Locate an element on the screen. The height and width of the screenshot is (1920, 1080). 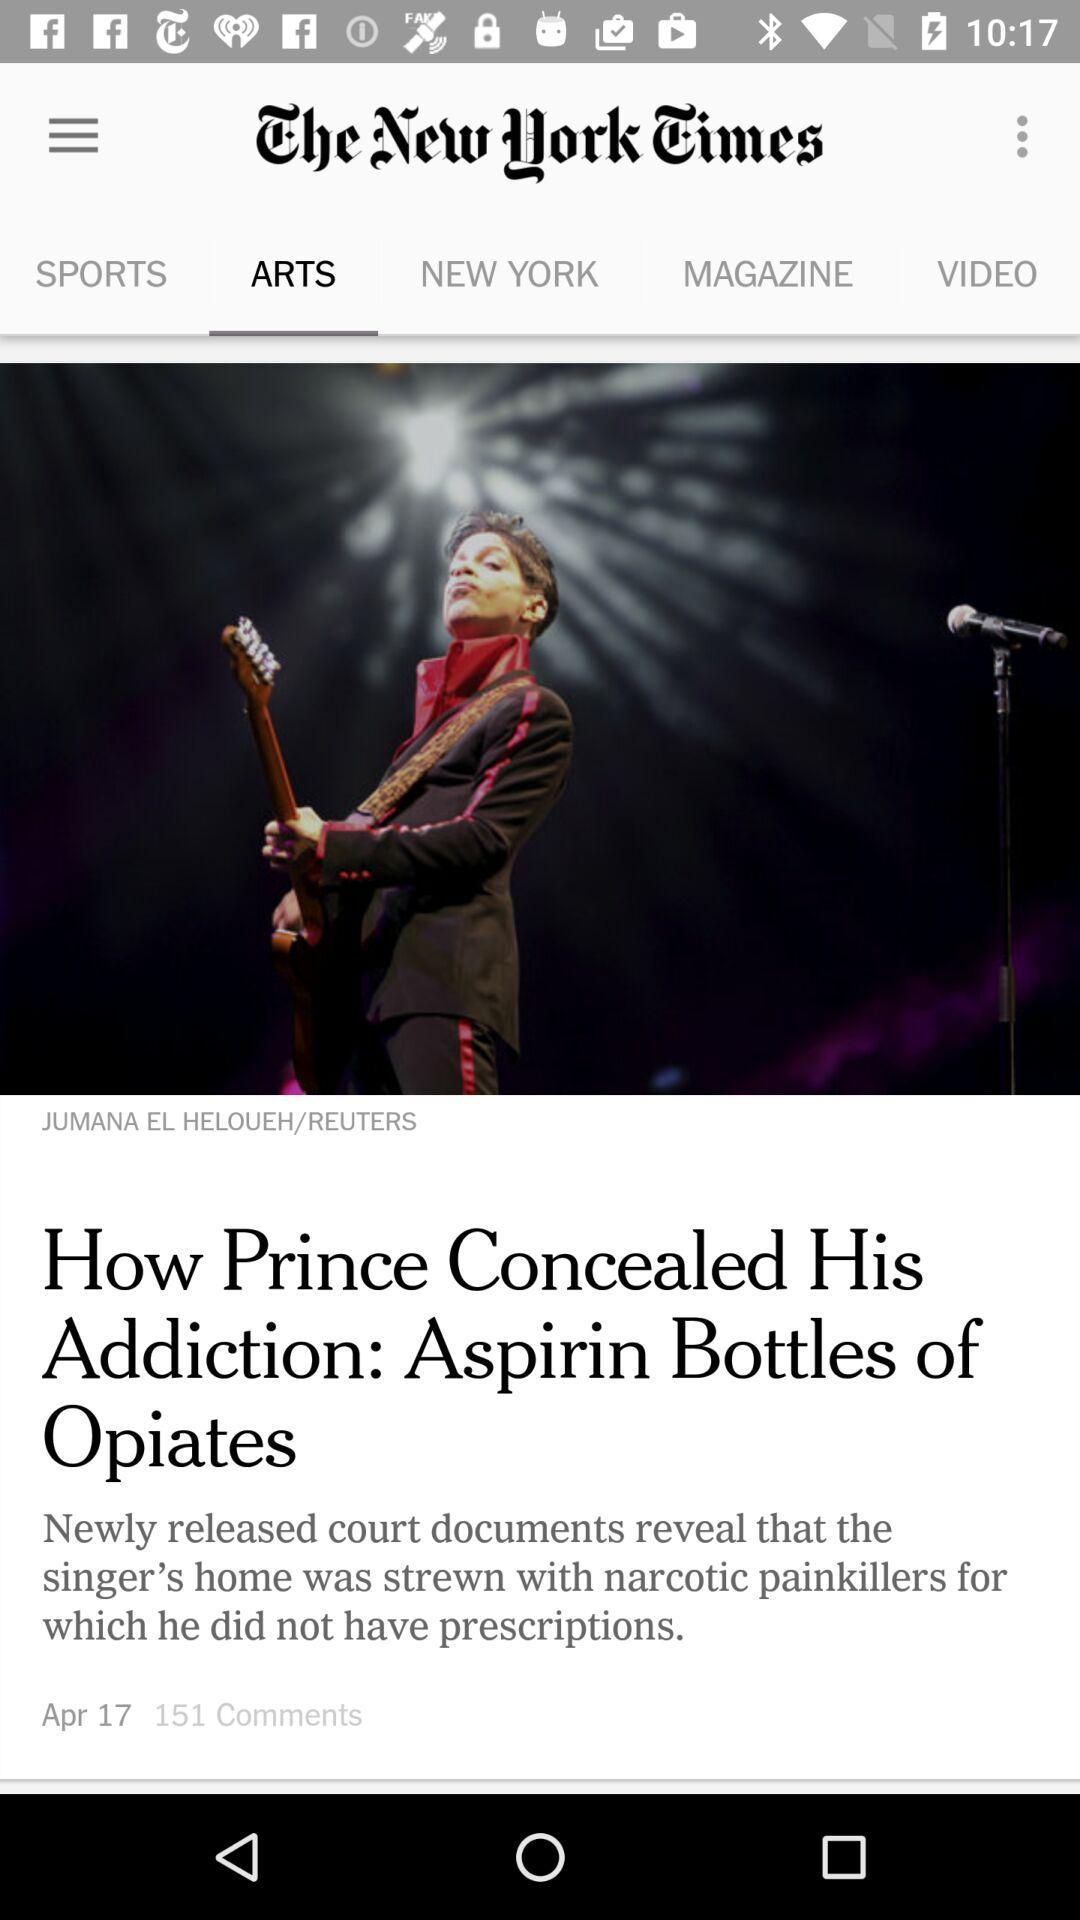
icon next to new york icon is located at coordinates (766, 272).